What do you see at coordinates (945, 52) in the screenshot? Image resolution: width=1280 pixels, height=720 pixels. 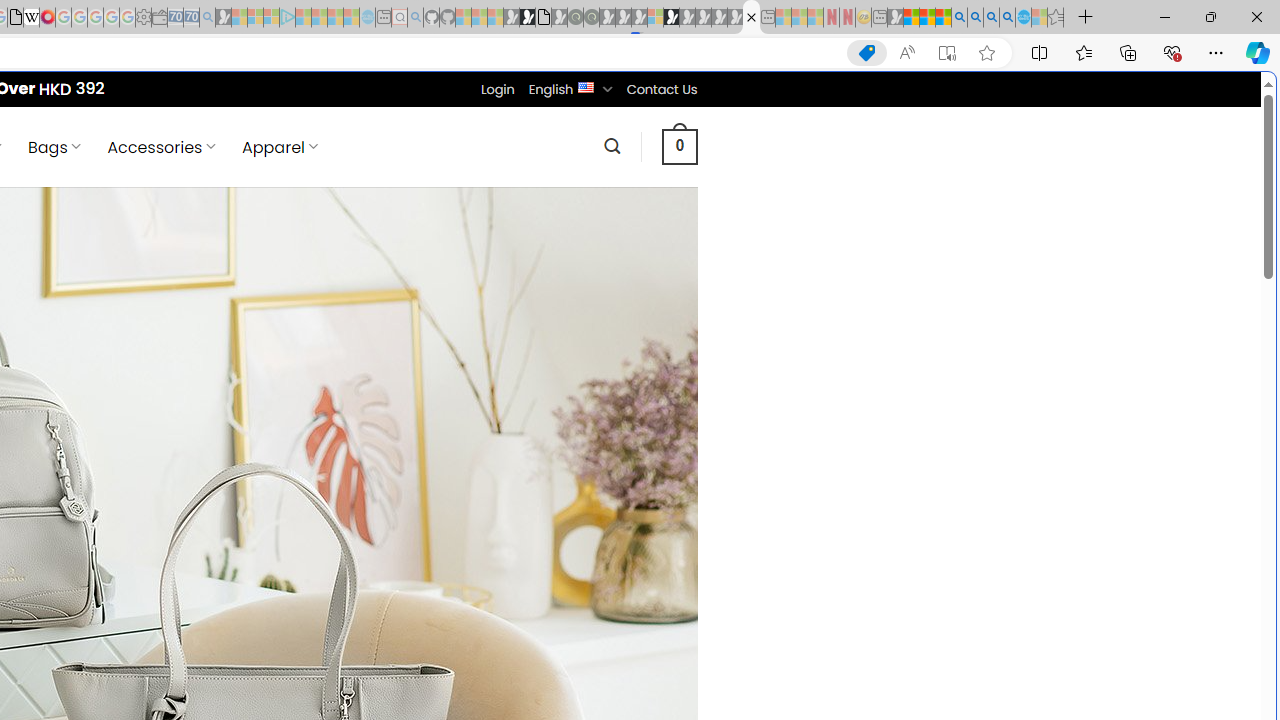 I see `'Enter Immersive Reader (F9)'` at bounding box center [945, 52].